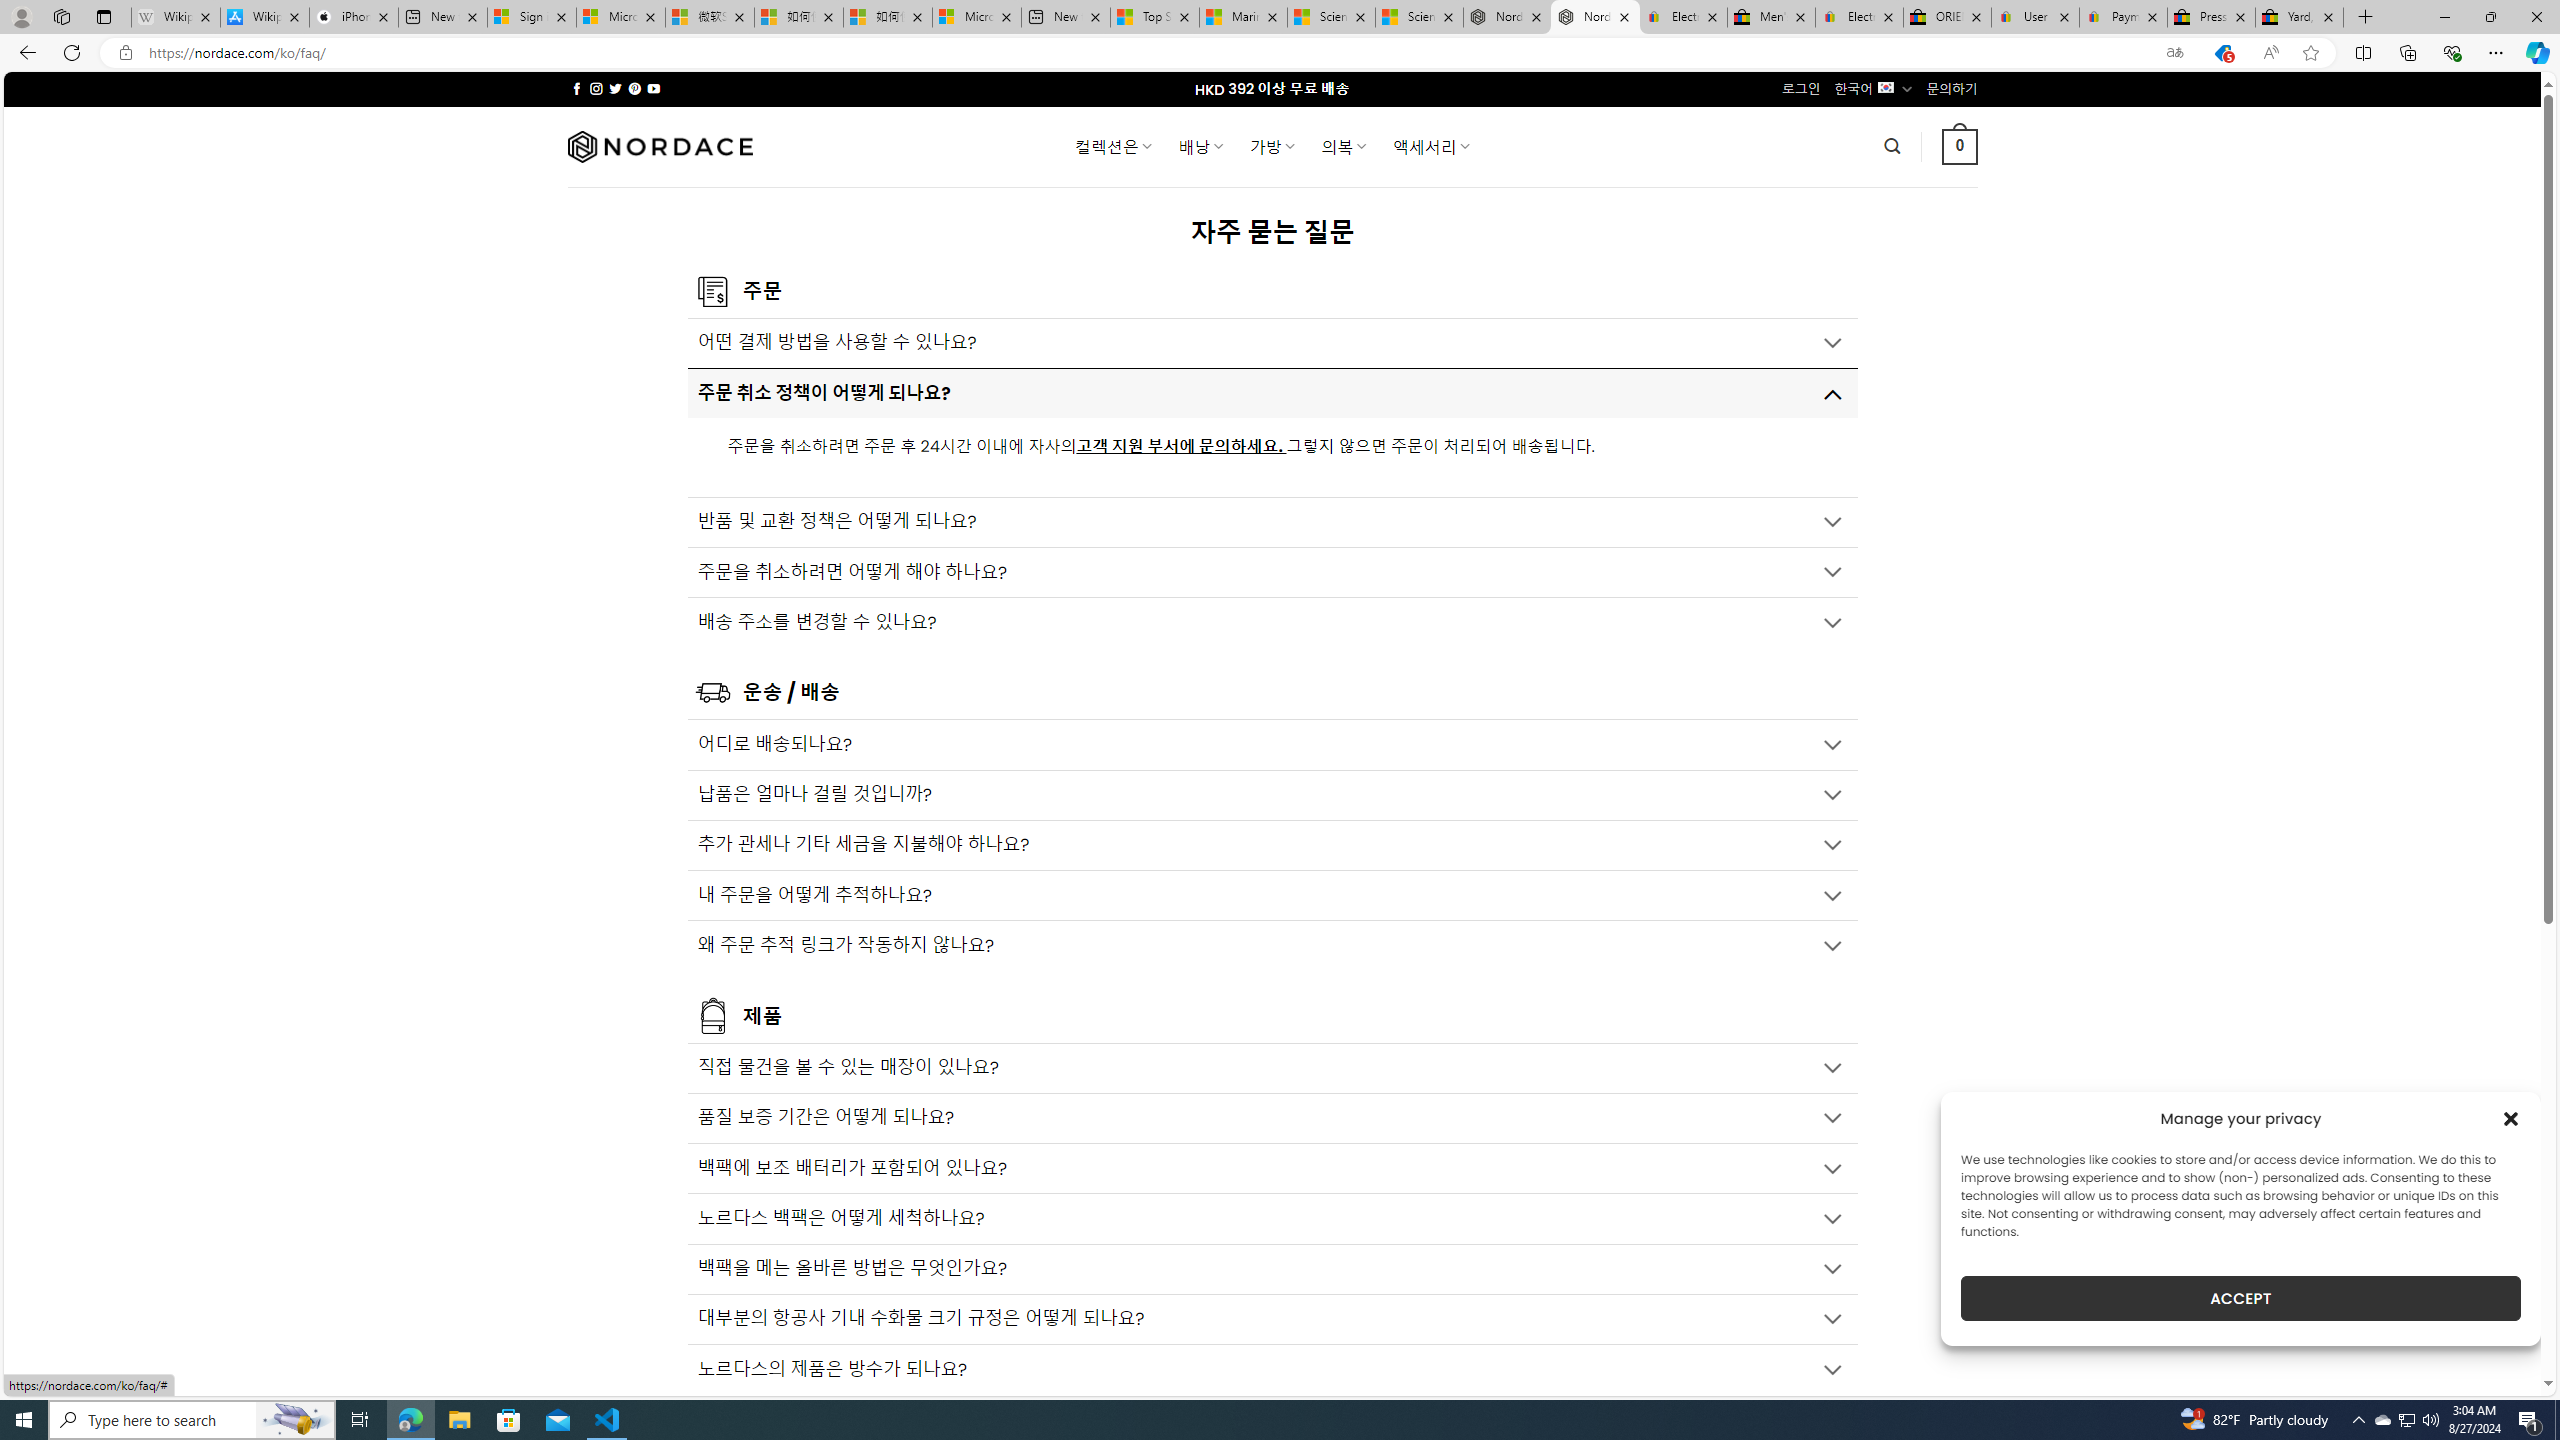 Image resolution: width=2560 pixels, height=1440 pixels. What do you see at coordinates (354, 16) in the screenshot?
I see `'iPhone - Apple'` at bounding box center [354, 16].